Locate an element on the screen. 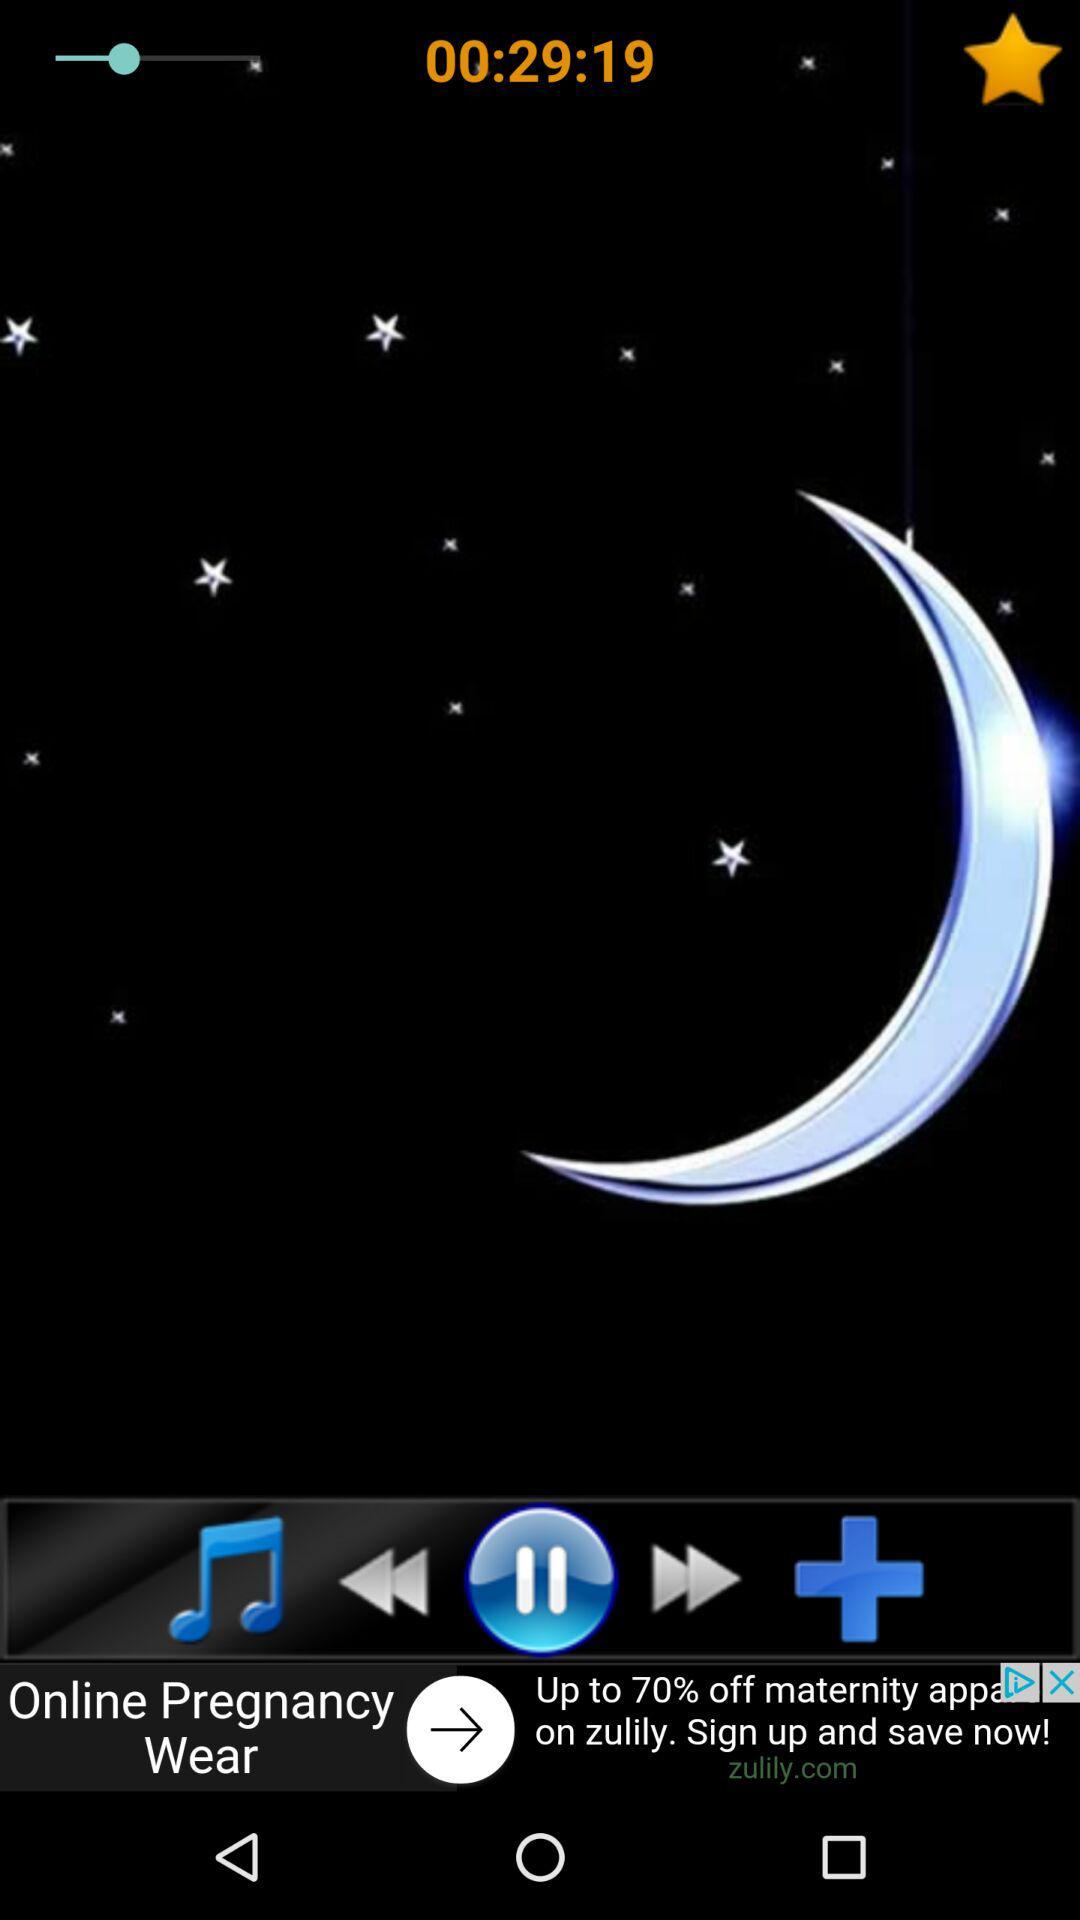  the pause icon is located at coordinates (540, 1577).